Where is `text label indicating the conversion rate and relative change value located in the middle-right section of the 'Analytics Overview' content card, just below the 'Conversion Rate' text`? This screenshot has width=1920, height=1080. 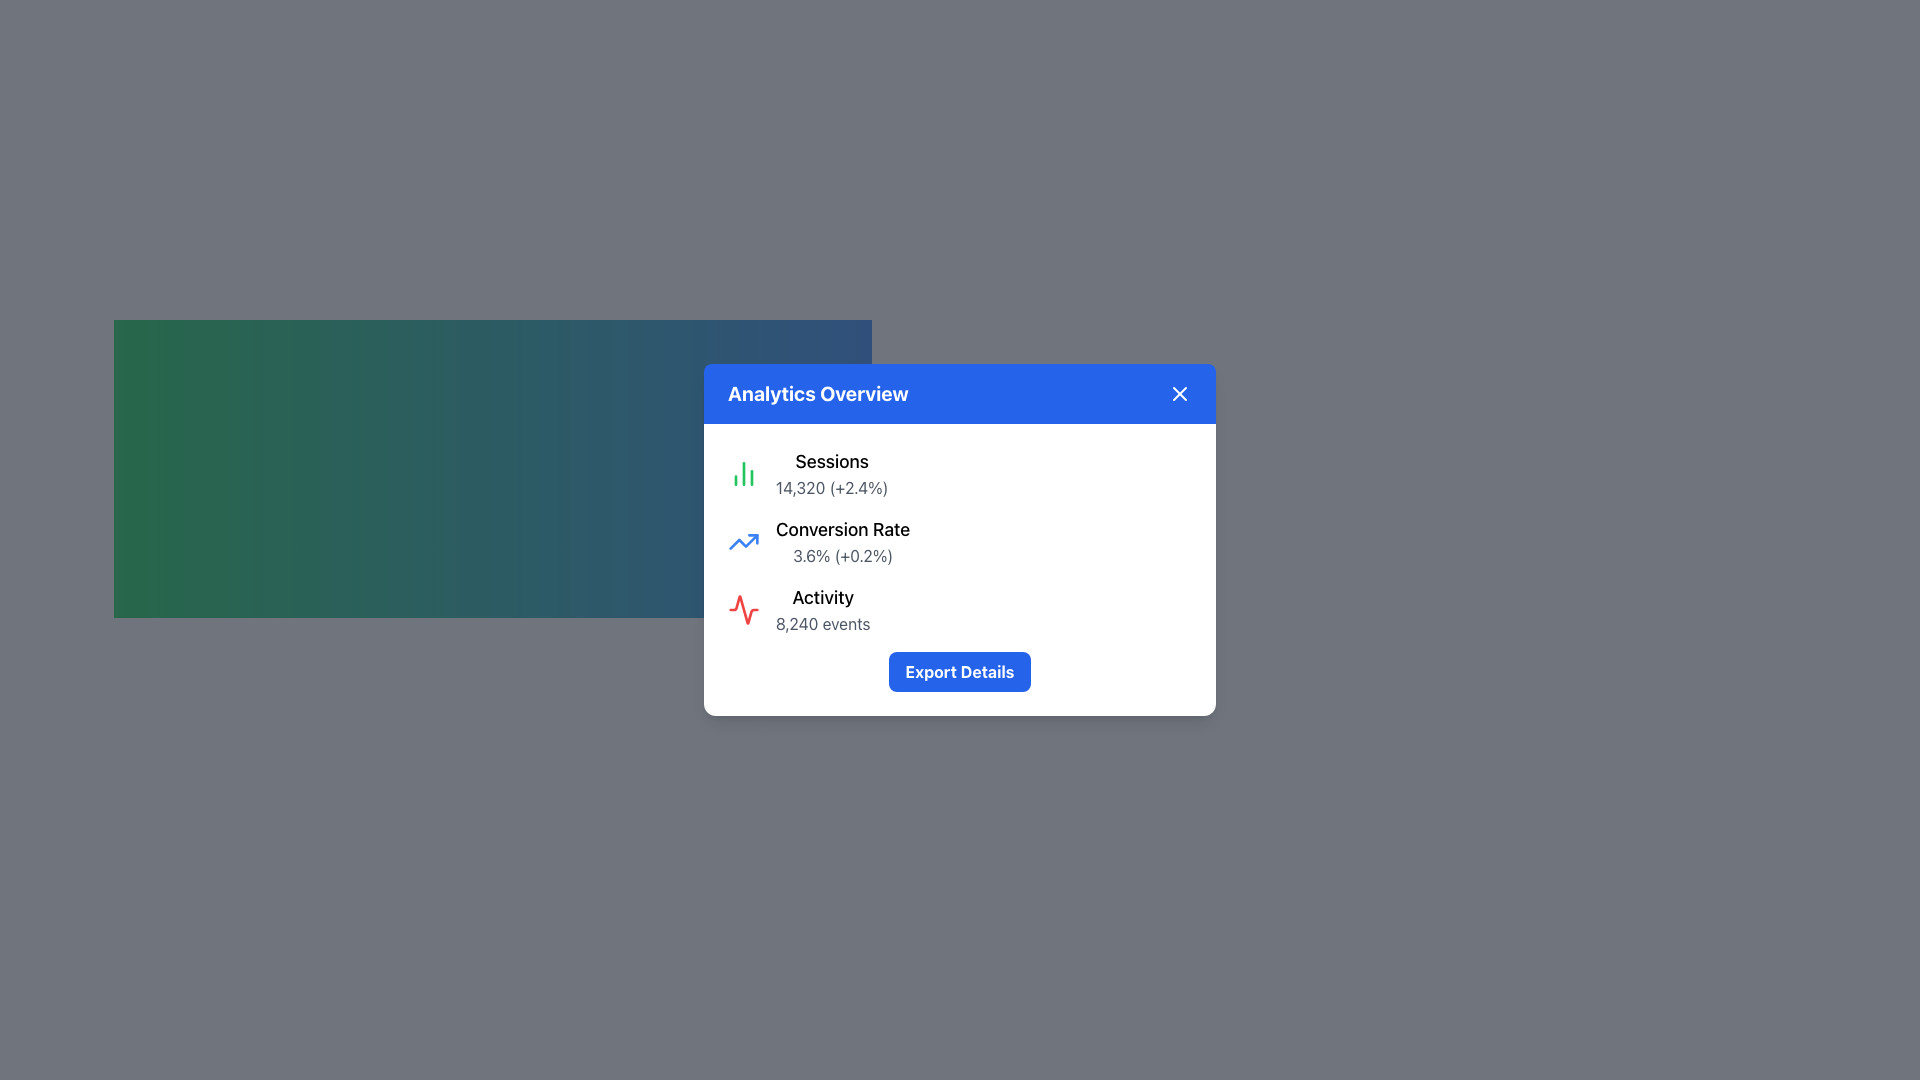
text label indicating the conversion rate and relative change value located in the middle-right section of the 'Analytics Overview' content card, just below the 'Conversion Rate' text is located at coordinates (843, 555).